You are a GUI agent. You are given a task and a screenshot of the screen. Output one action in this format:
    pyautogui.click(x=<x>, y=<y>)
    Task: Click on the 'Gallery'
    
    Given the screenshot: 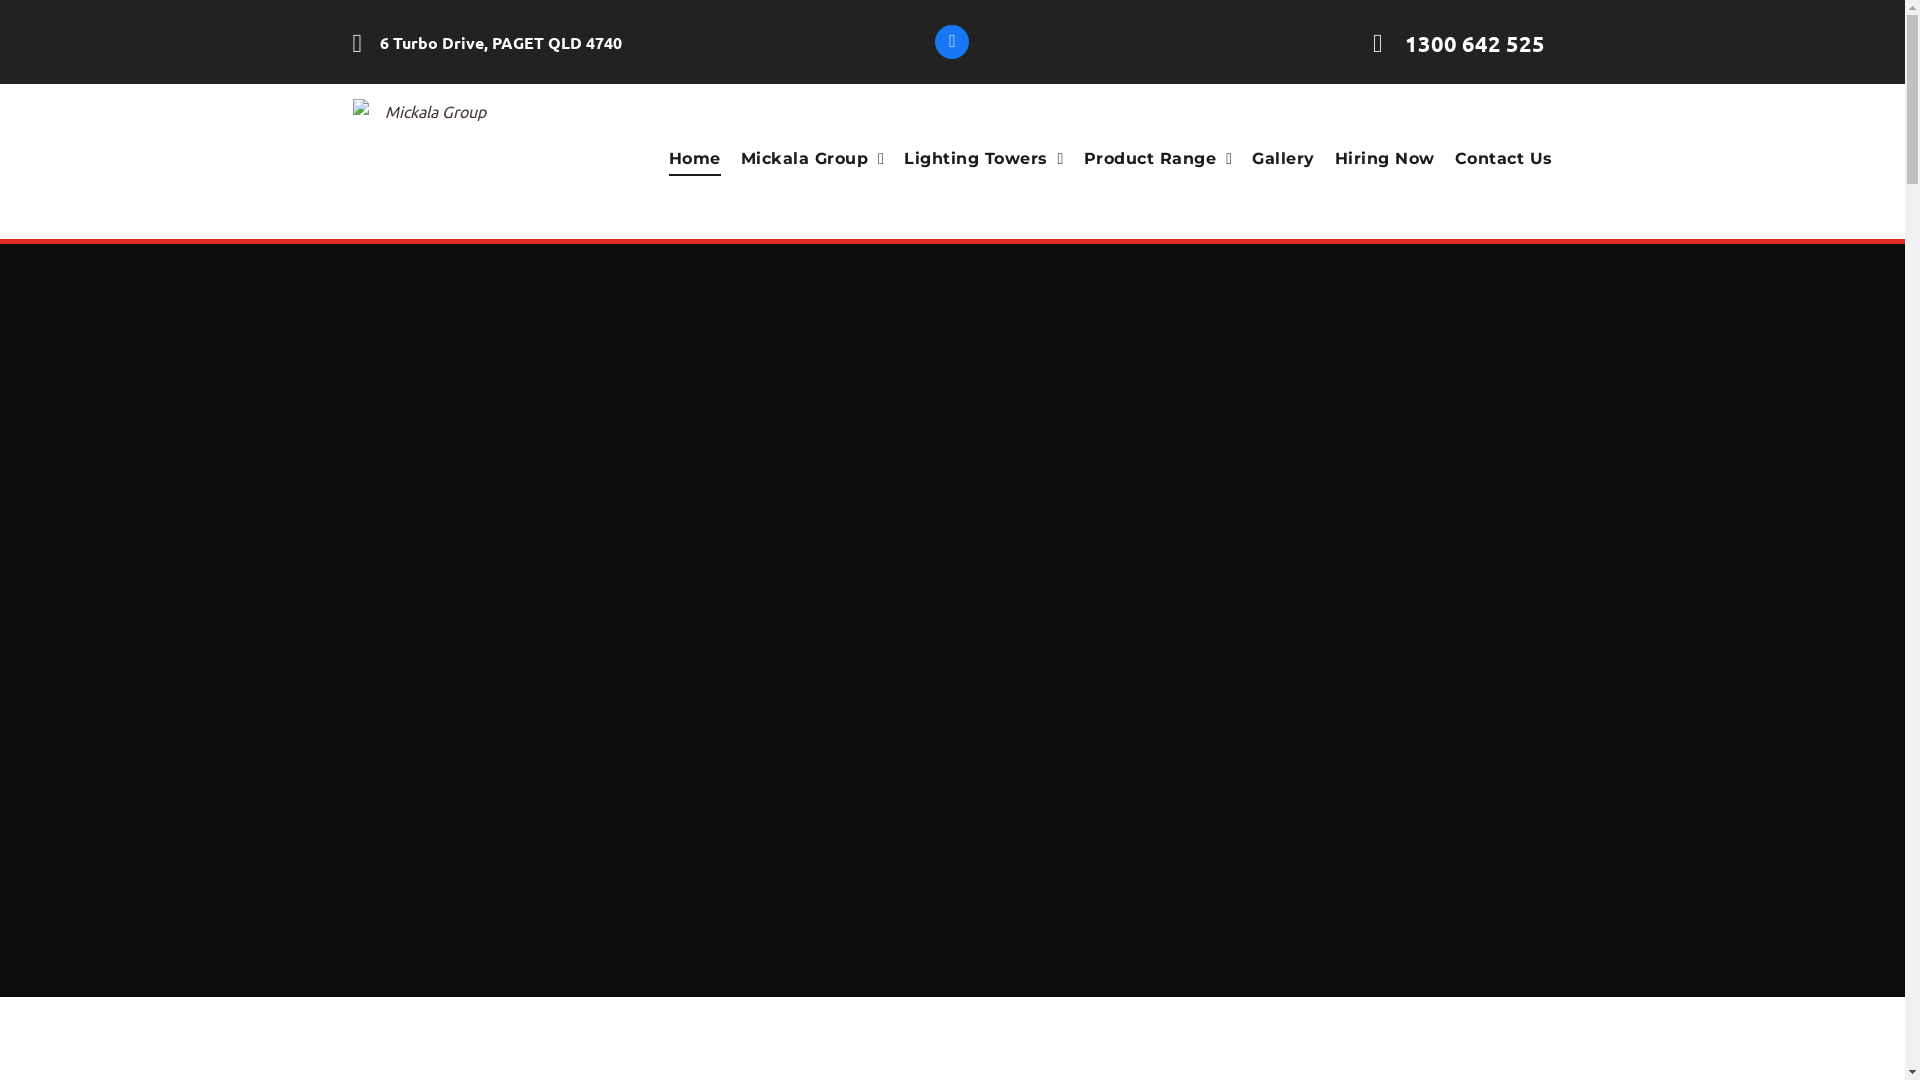 What is the action you would take?
    pyautogui.click(x=1271, y=157)
    